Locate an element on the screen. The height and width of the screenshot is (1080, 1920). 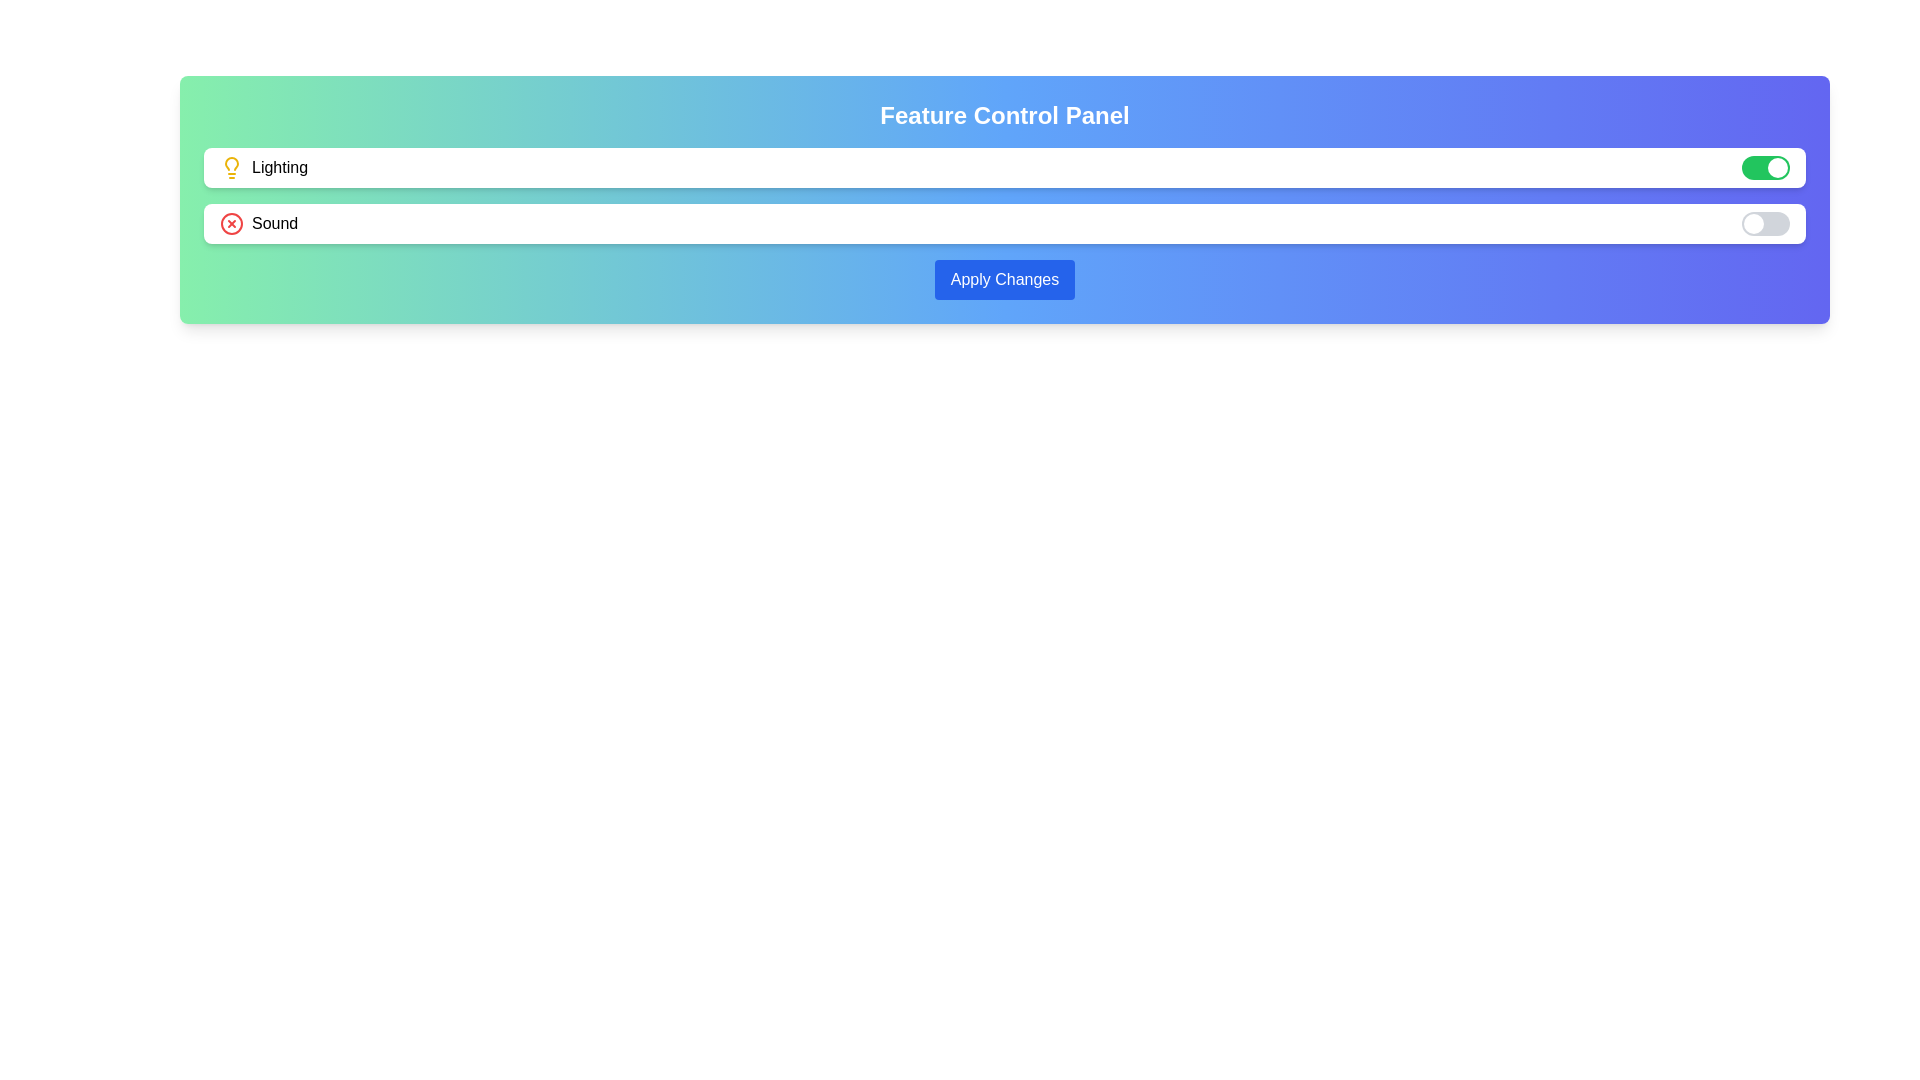
the toggle switch for the 'Lighting' feature to change its state between enabled and disabled is located at coordinates (1766, 167).